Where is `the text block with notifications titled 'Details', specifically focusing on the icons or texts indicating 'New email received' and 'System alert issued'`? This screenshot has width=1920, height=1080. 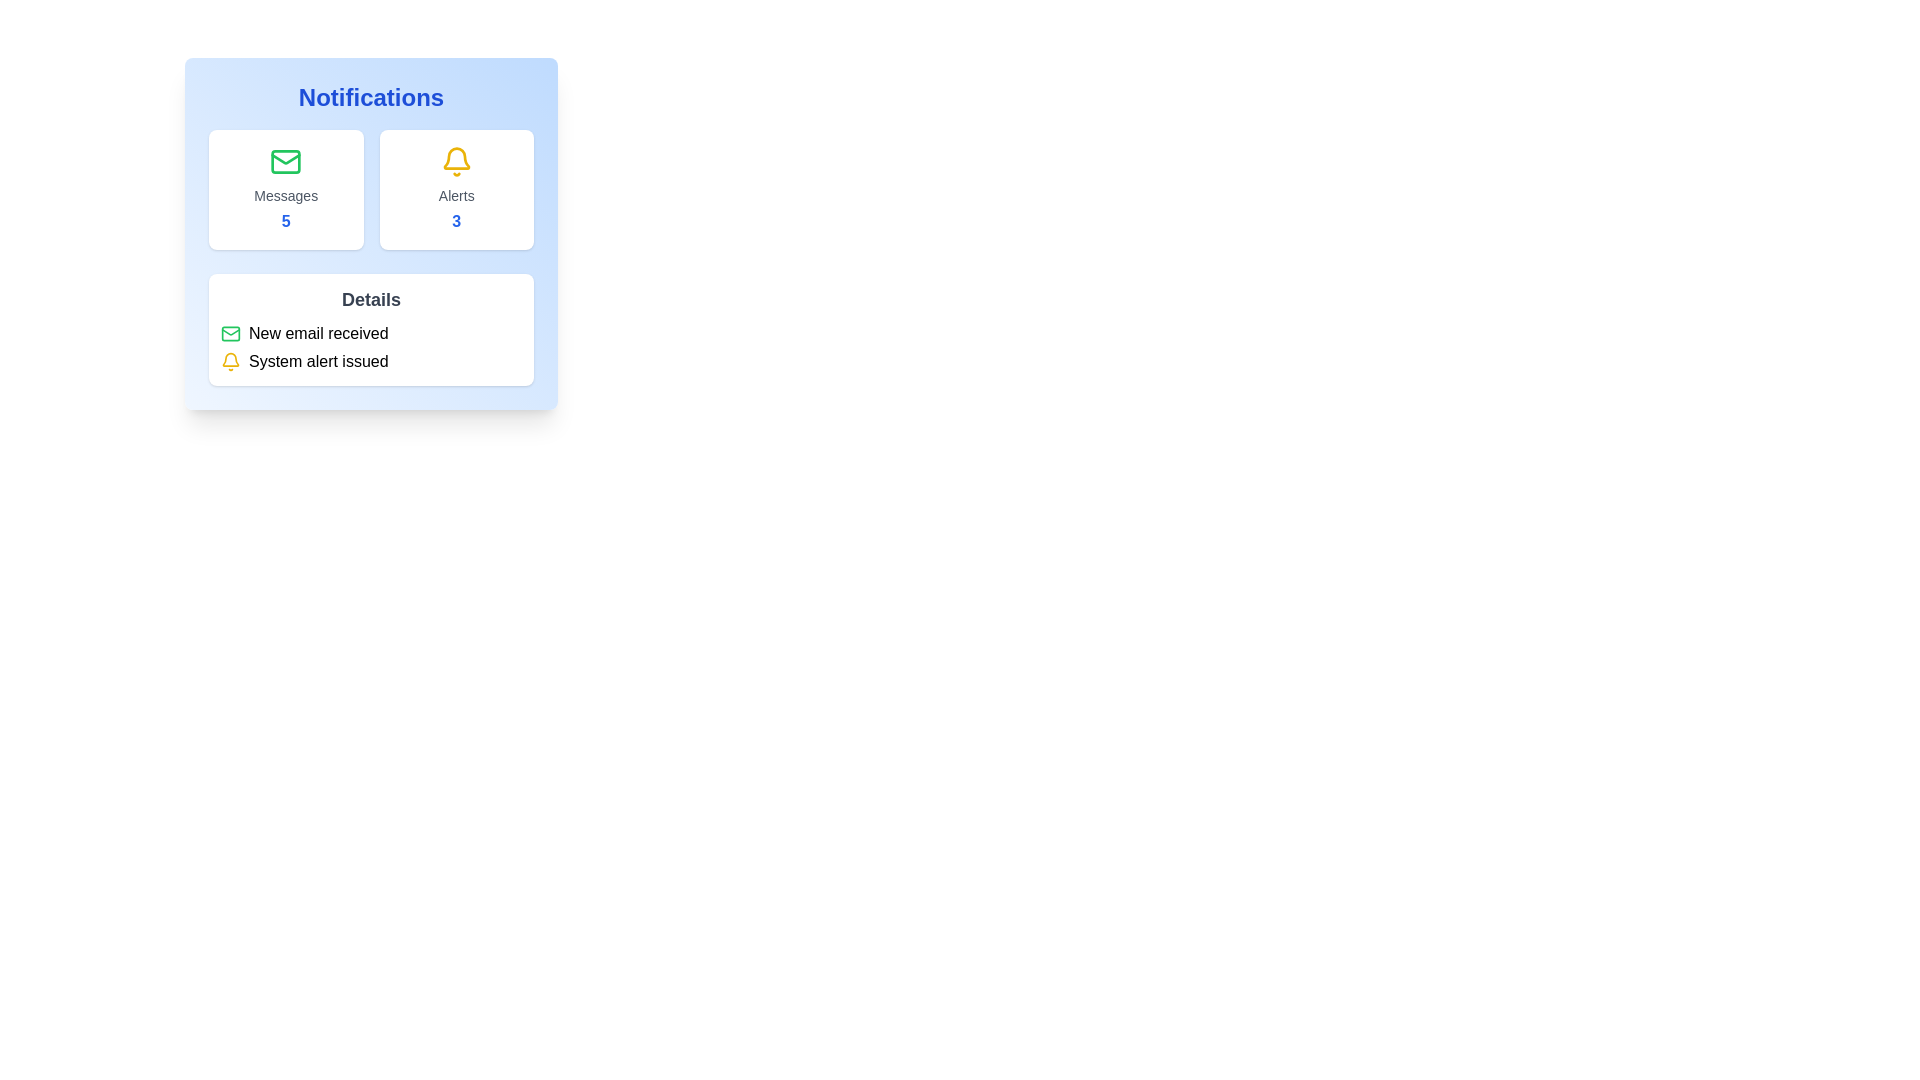
the text block with notifications titled 'Details', specifically focusing on the icons or texts indicating 'New email received' and 'System alert issued' is located at coordinates (371, 346).